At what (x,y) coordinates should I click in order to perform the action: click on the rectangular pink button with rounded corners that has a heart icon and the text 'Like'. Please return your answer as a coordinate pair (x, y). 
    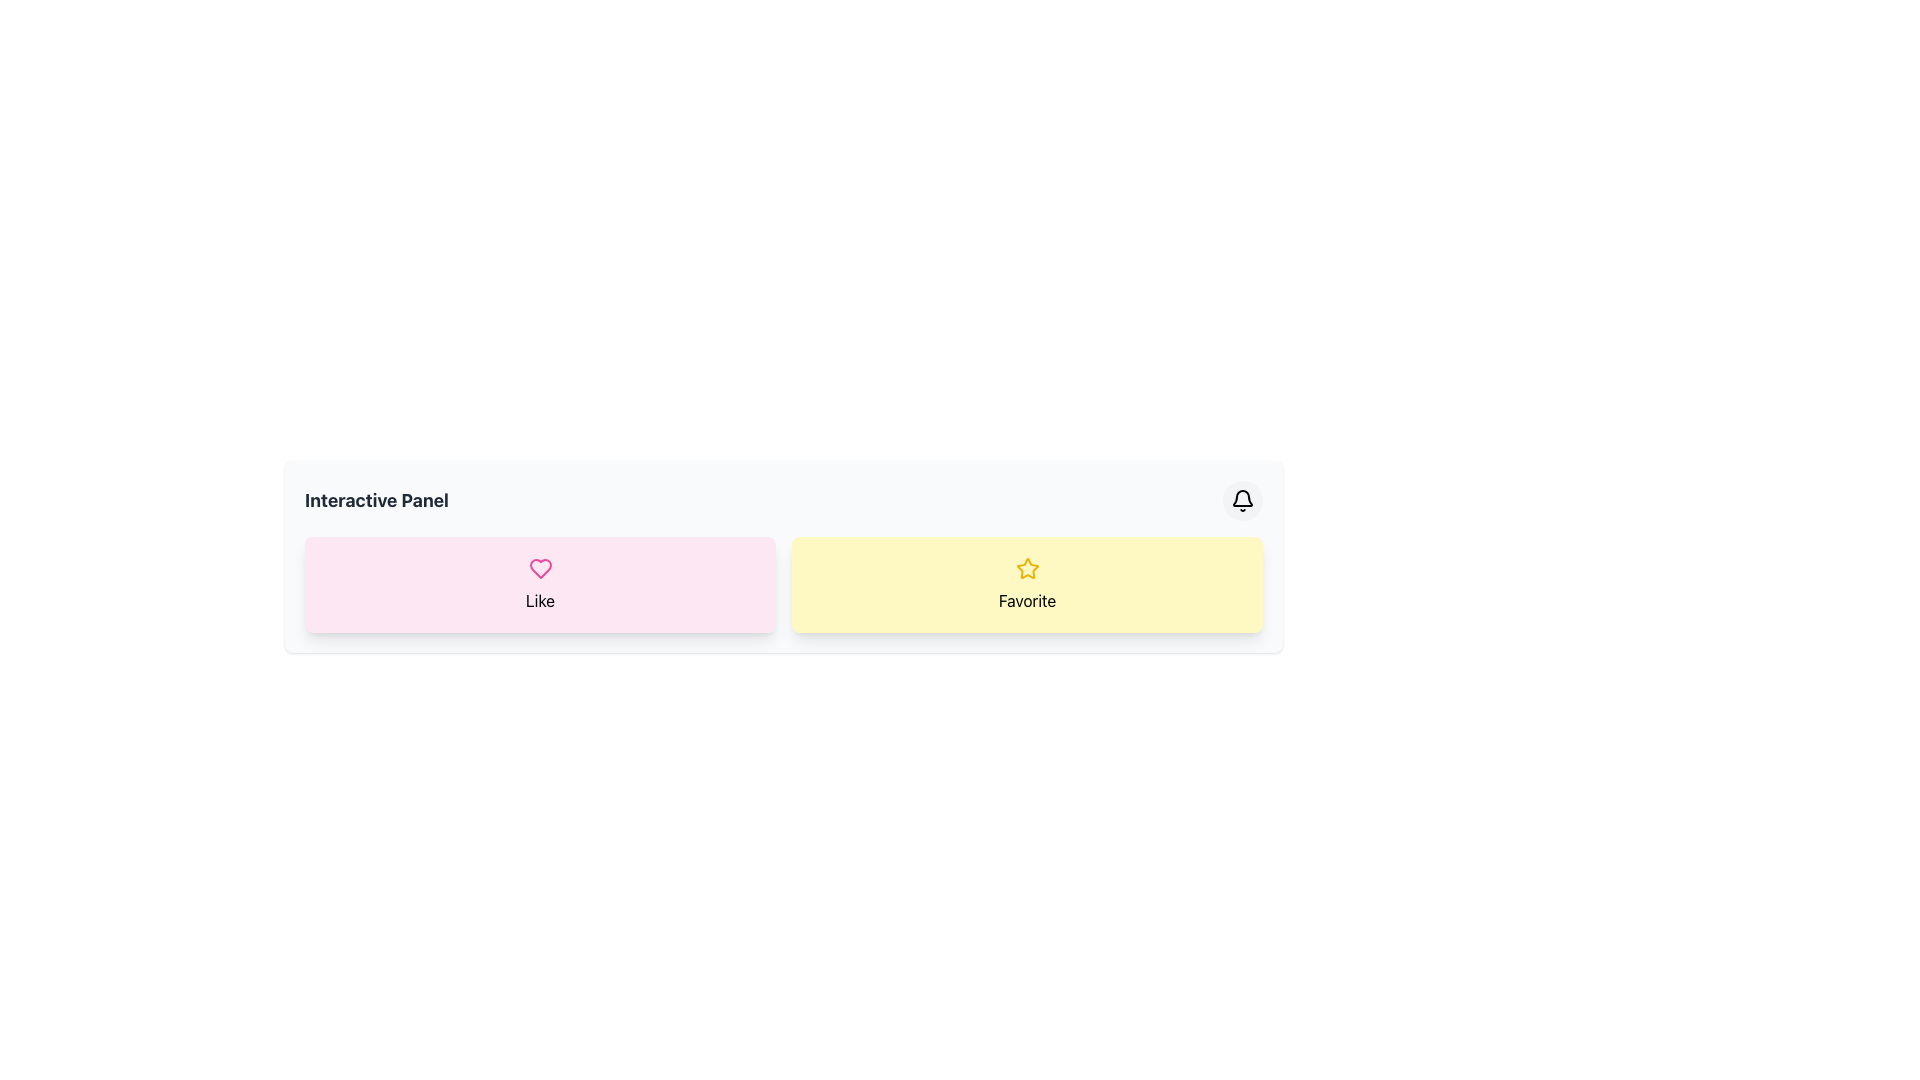
    Looking at the image, I should click on (540, 585).